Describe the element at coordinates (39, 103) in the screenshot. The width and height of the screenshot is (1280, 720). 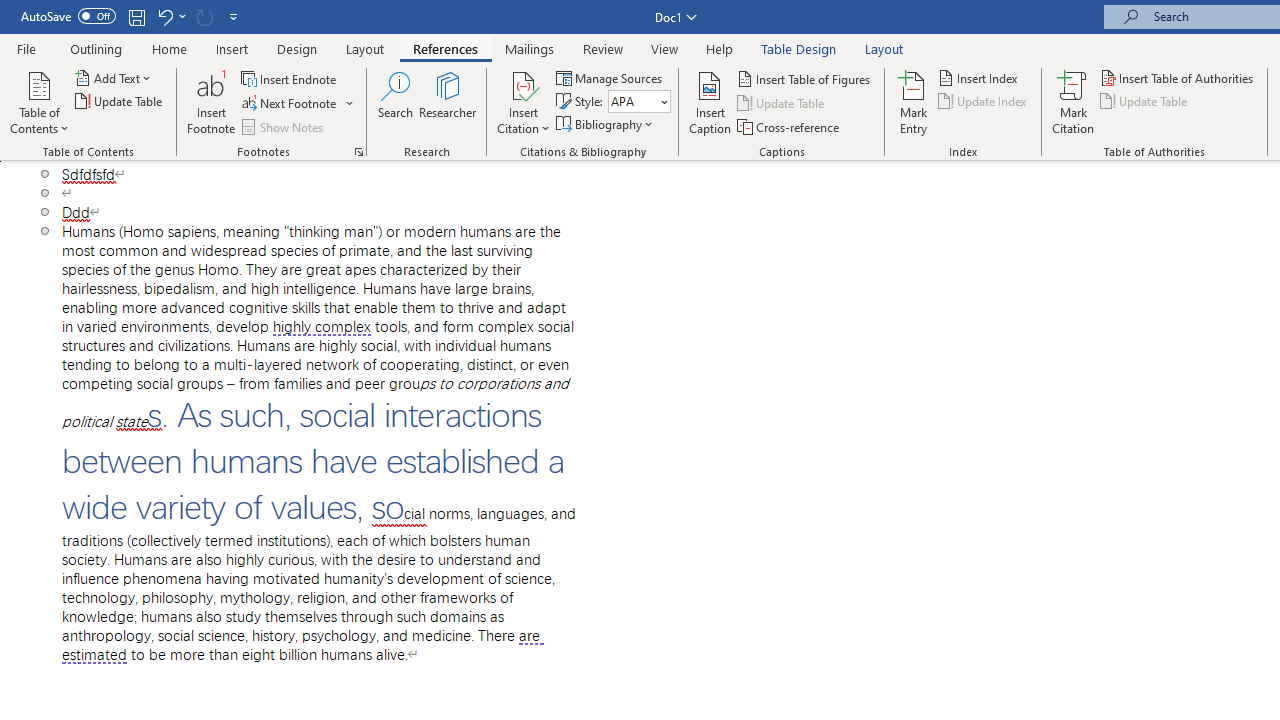
I see `'Table of Contents'` at that location.